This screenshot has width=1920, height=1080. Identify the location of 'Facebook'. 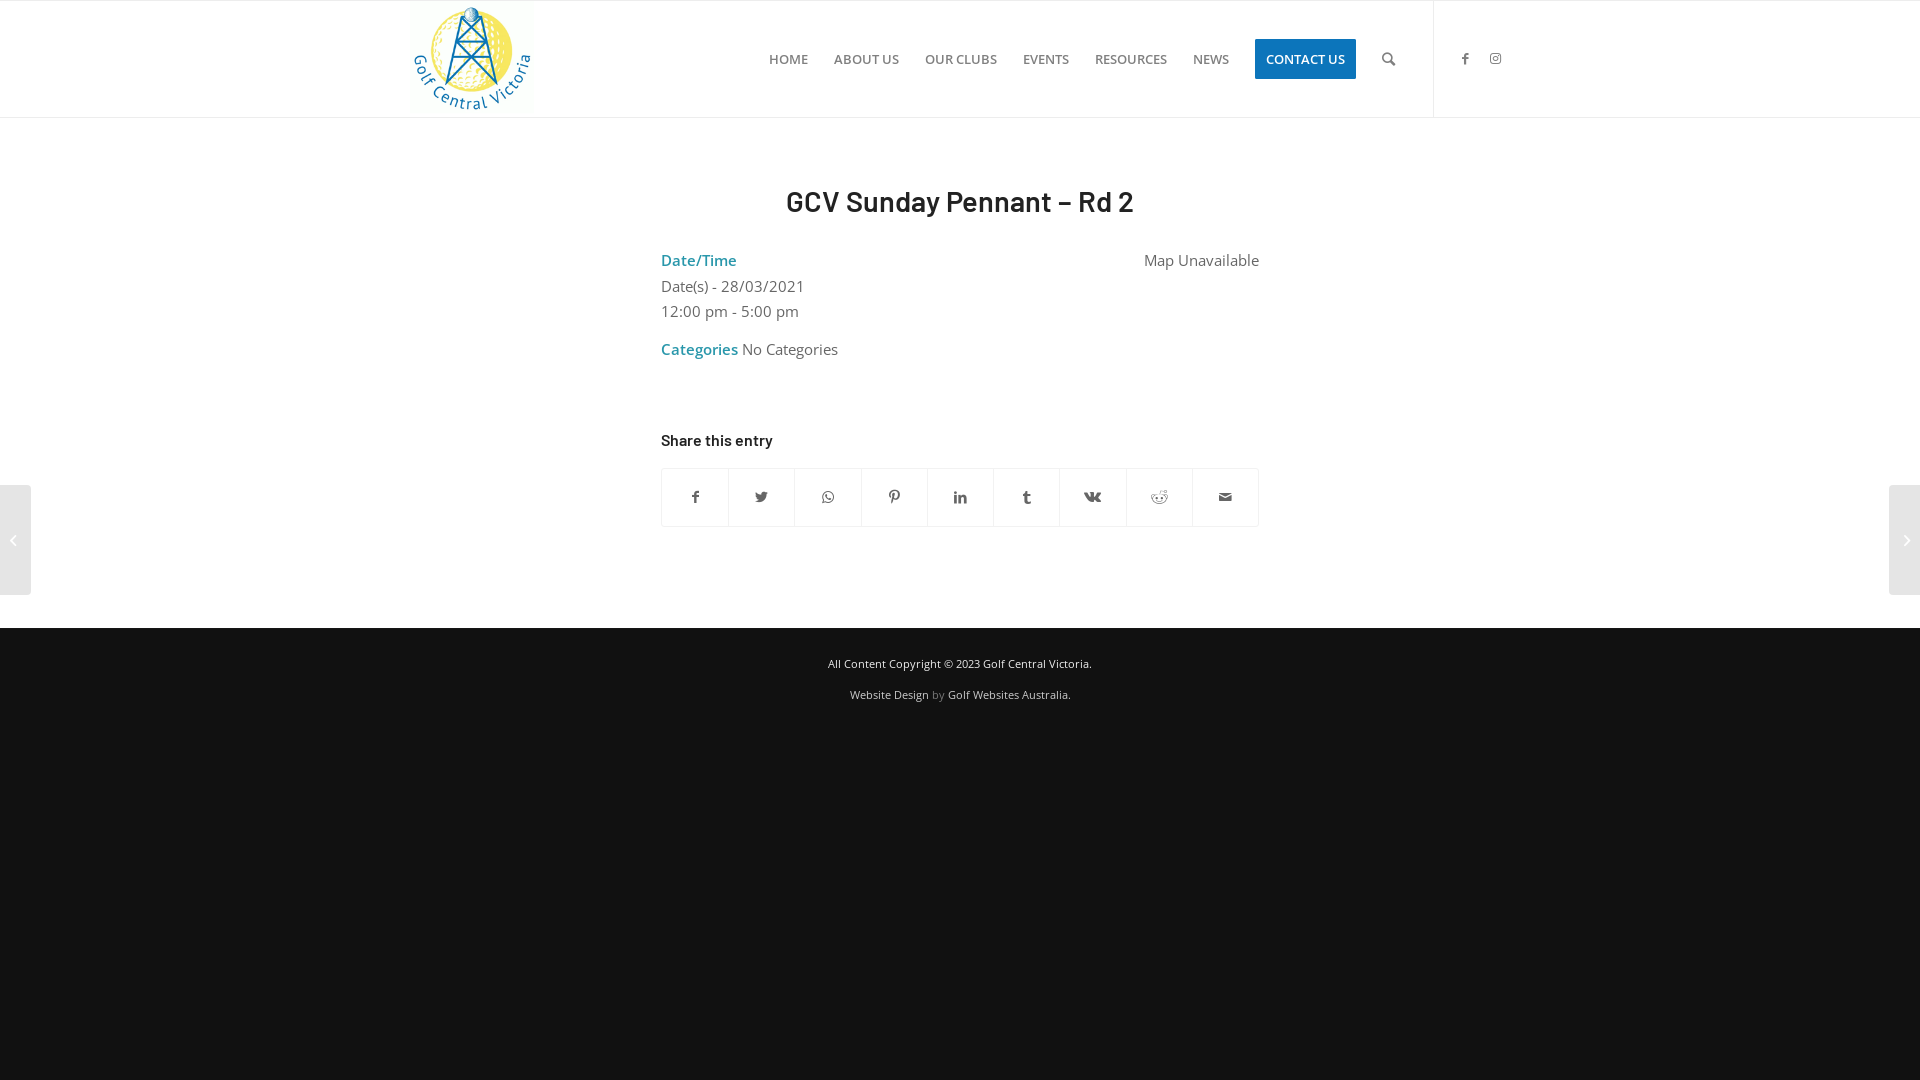
(1464, 56).